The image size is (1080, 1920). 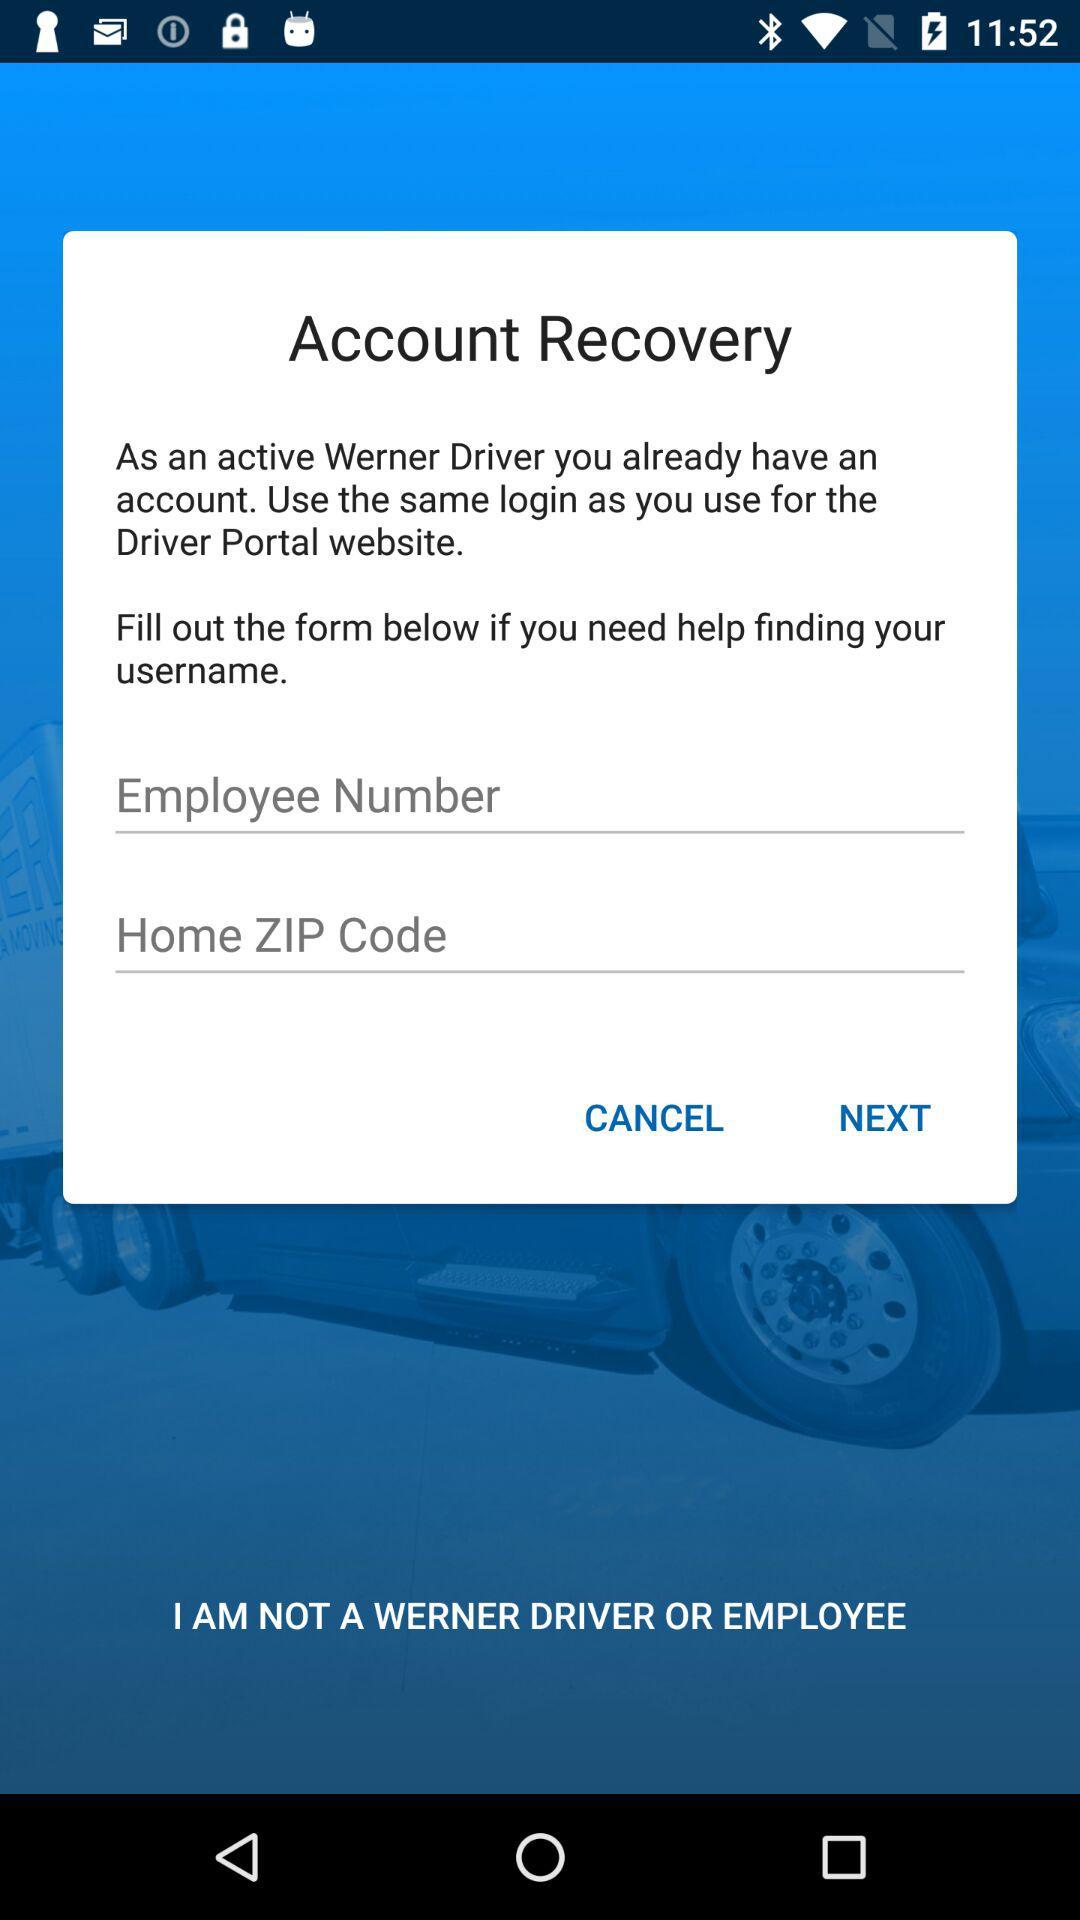 What do you see at coordinates (540, 794) in the screenshot?
I see `item below the as an active` at bounding box center [540, 794].